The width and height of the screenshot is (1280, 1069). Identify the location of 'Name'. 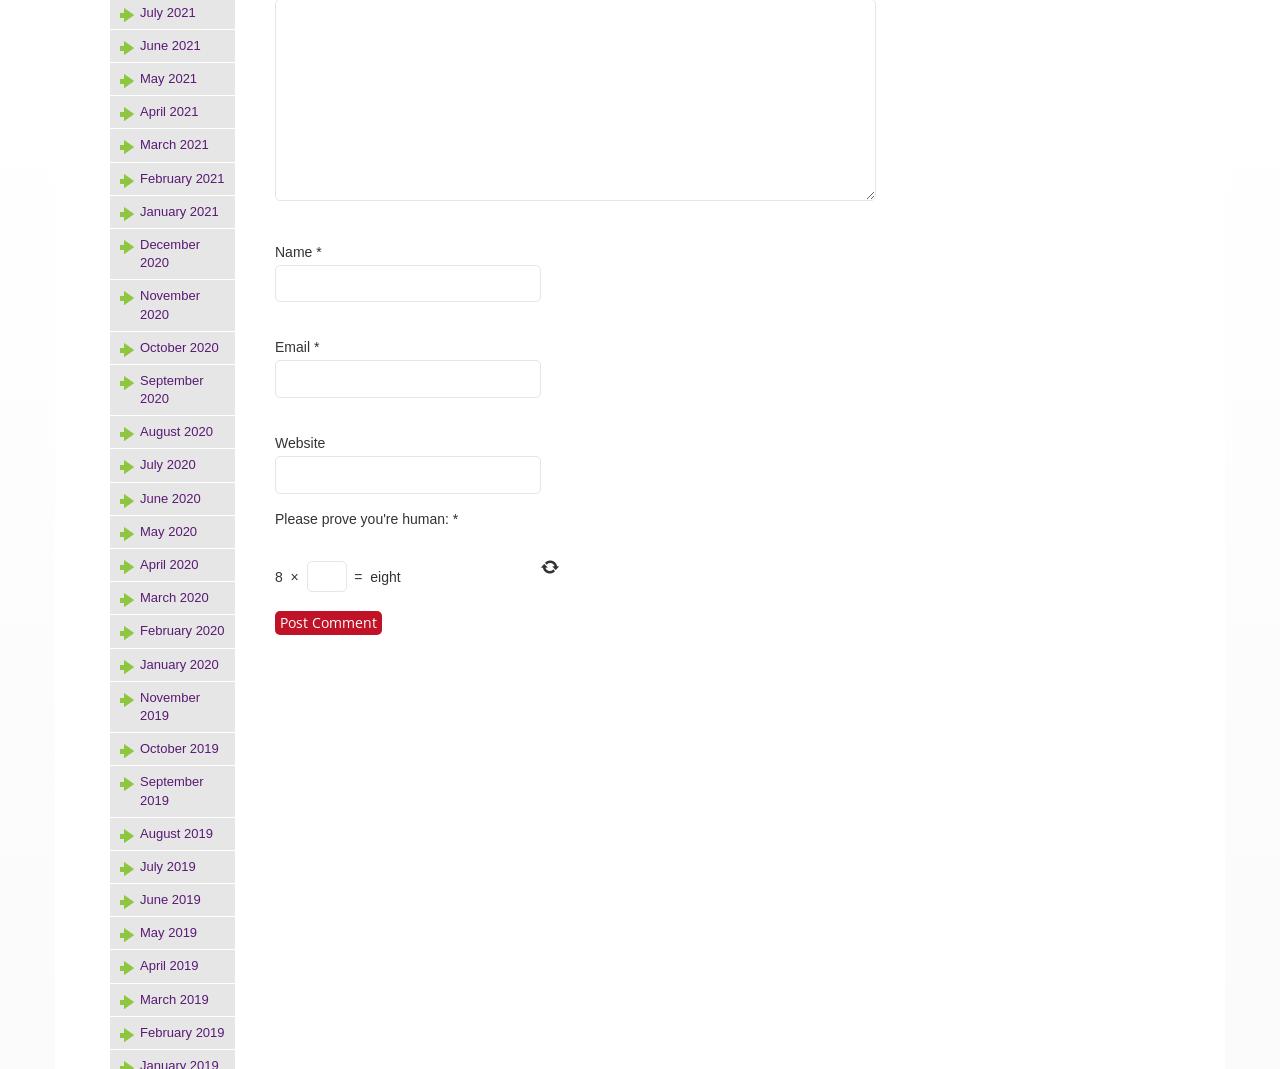
(273, 250).